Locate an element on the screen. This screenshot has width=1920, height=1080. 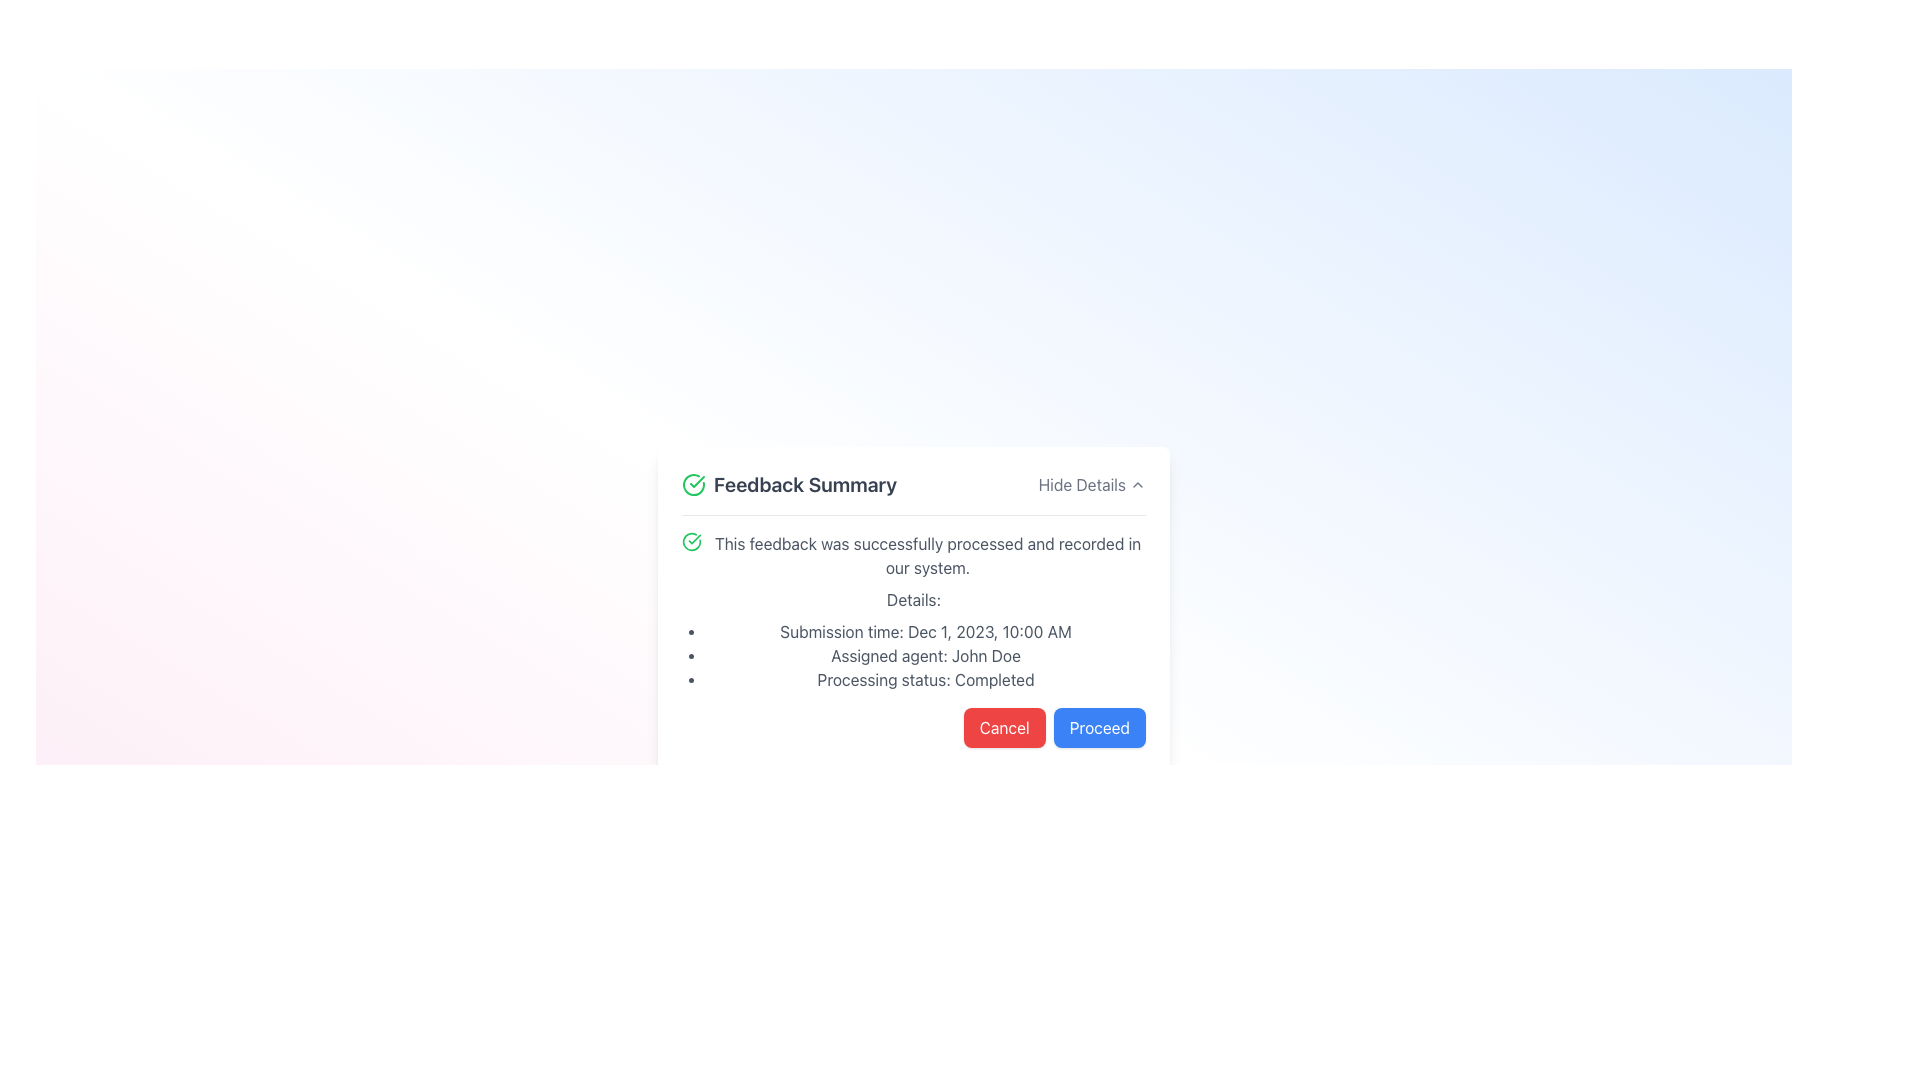
the header text with icon that indicates the context of the feedback details, located at the top left of the feedback display card is located at coordinates (788, 484).